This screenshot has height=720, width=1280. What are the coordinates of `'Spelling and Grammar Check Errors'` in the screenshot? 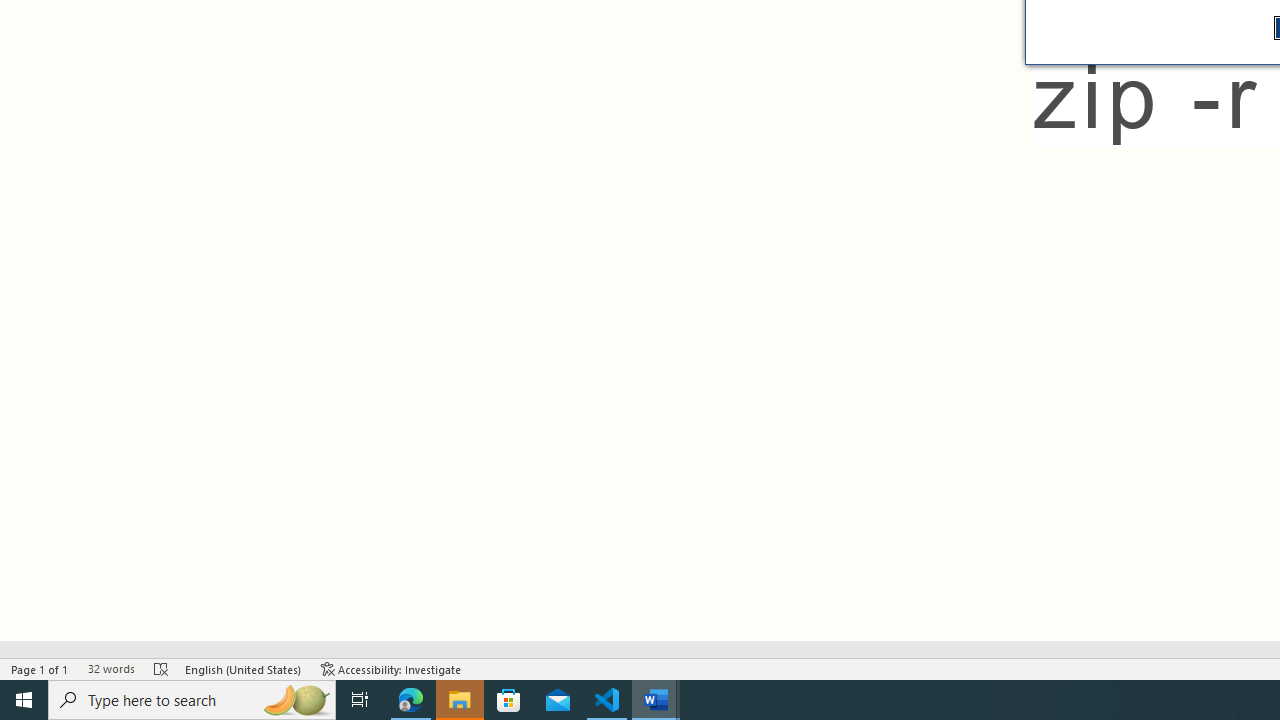 It's located at (161, 669).